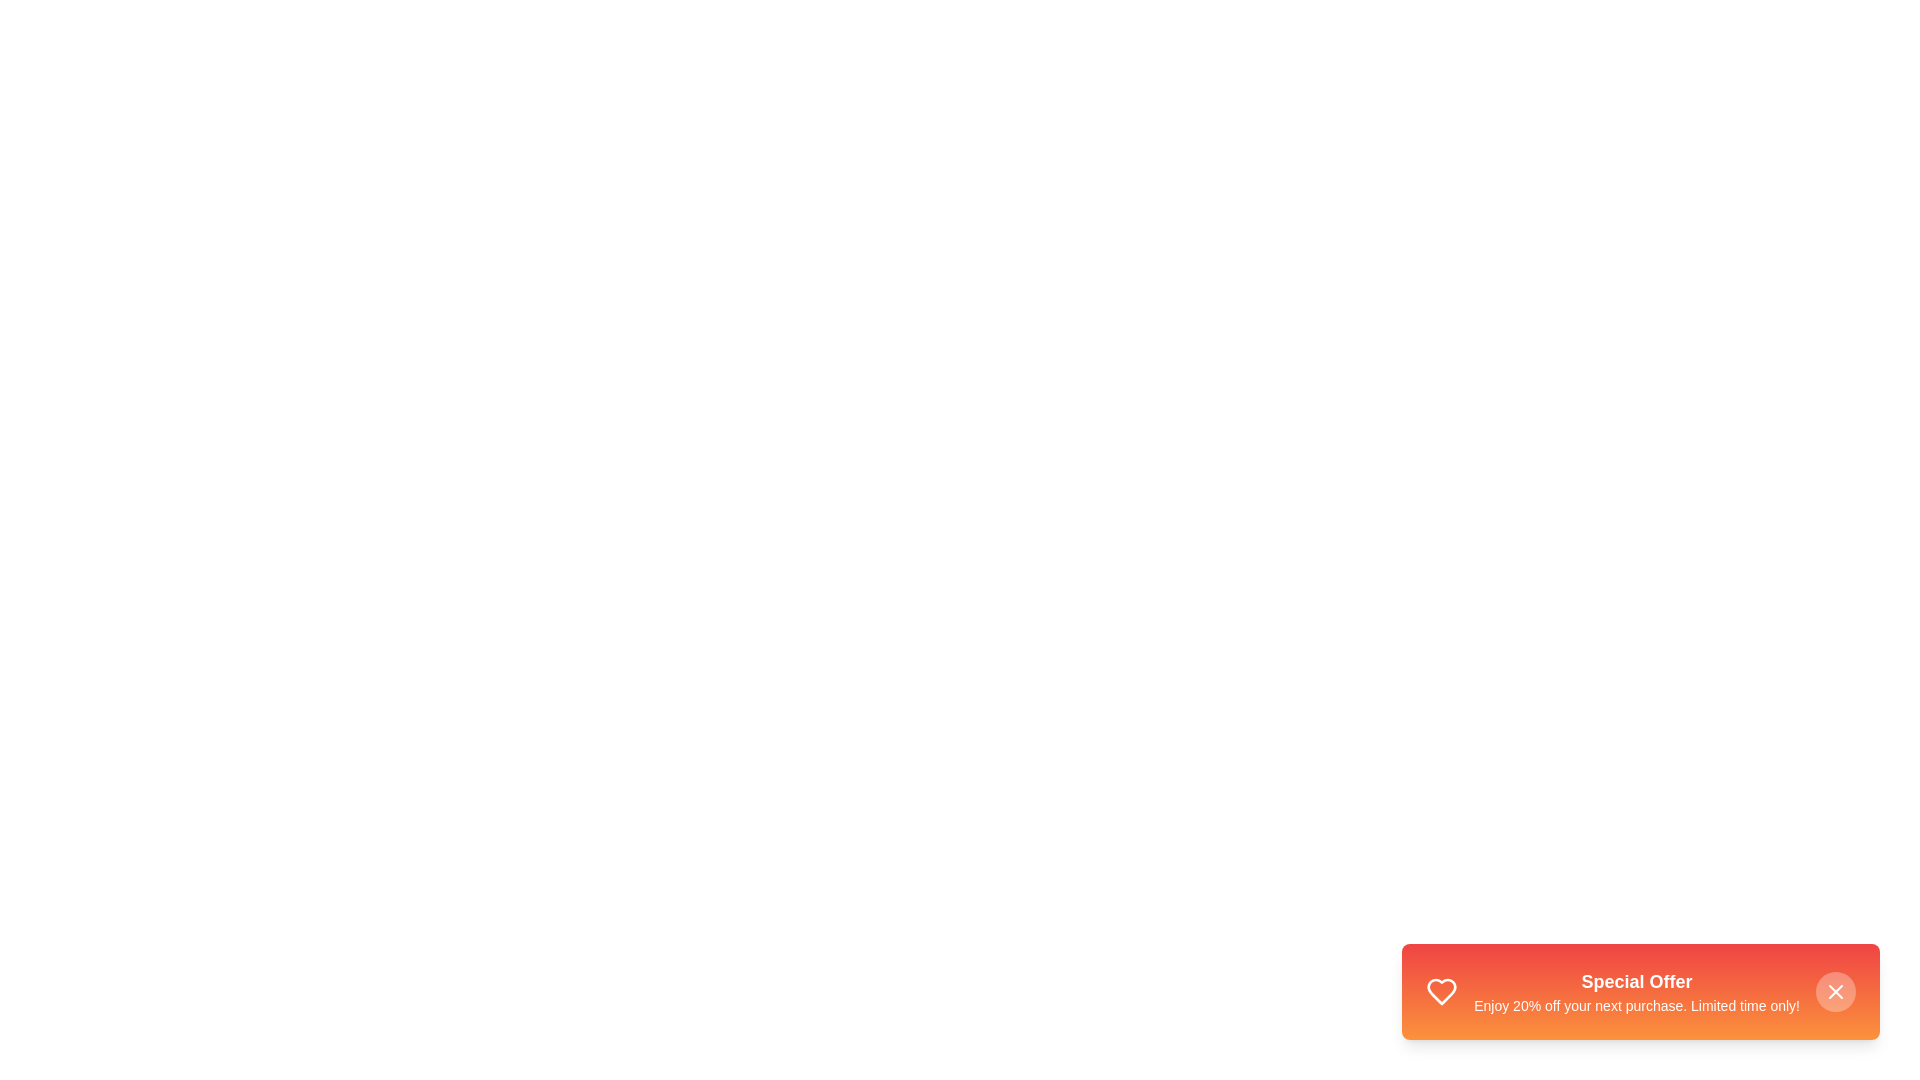 This screenshot has height=1080, width=1920. I want to click on the snackbar to observe hover effects, so click(1641, 991).